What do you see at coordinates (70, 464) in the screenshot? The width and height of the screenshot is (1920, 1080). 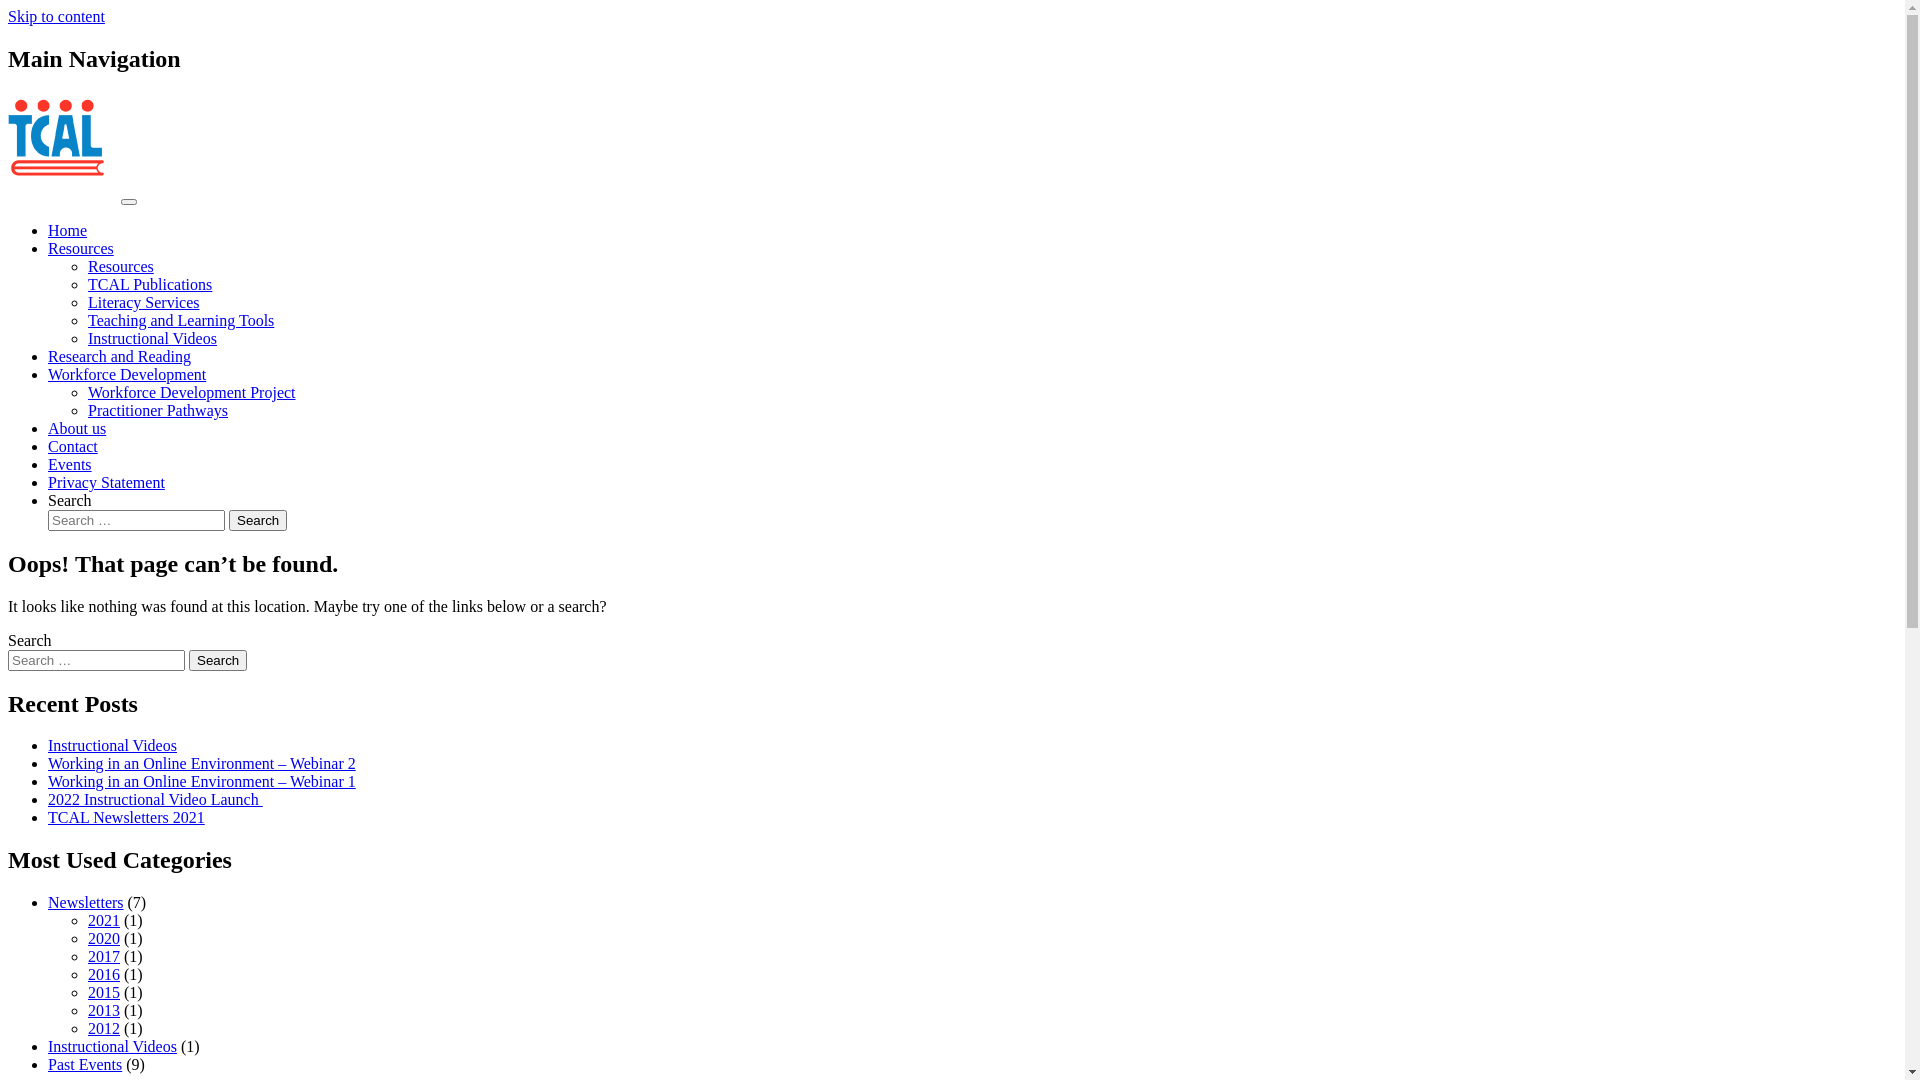 I see `'Events'` at bounding box center [70, 464].